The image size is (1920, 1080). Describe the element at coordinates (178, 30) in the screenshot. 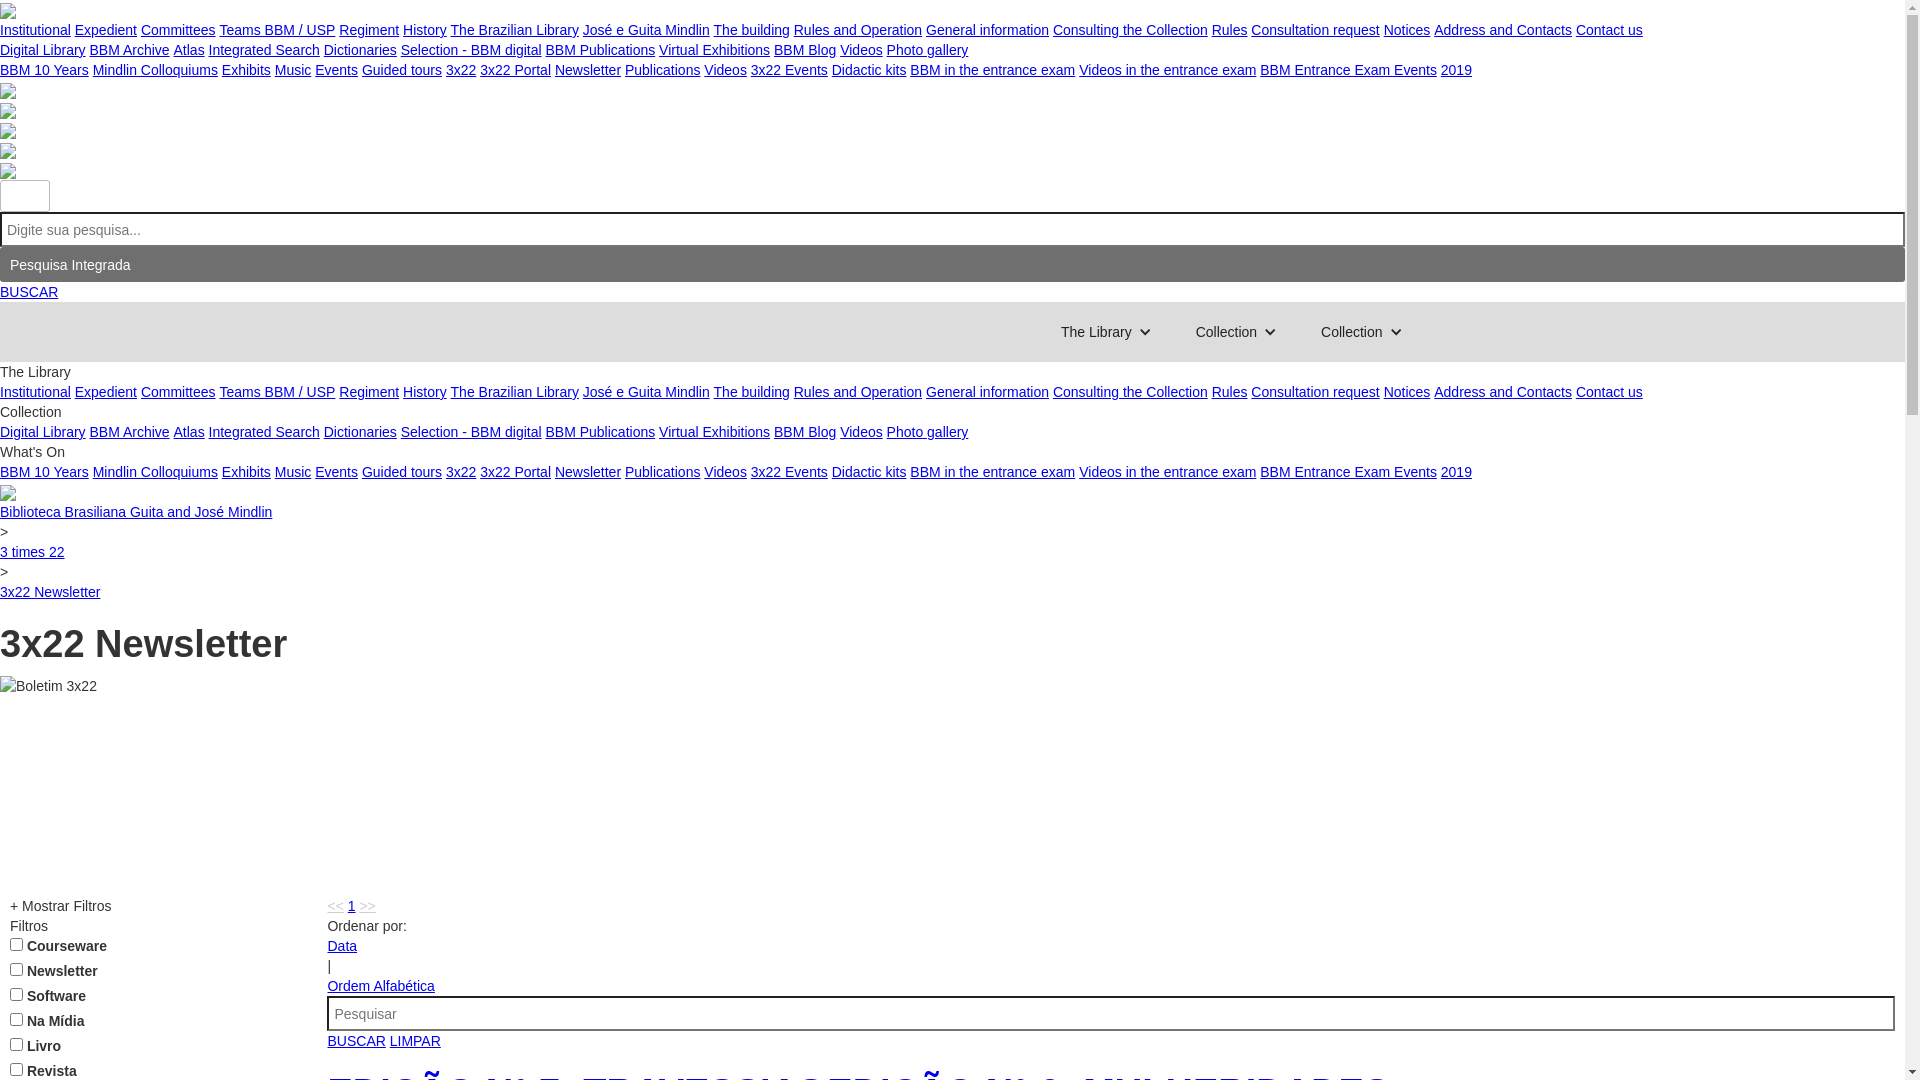

I see `'Committees'` at that location.